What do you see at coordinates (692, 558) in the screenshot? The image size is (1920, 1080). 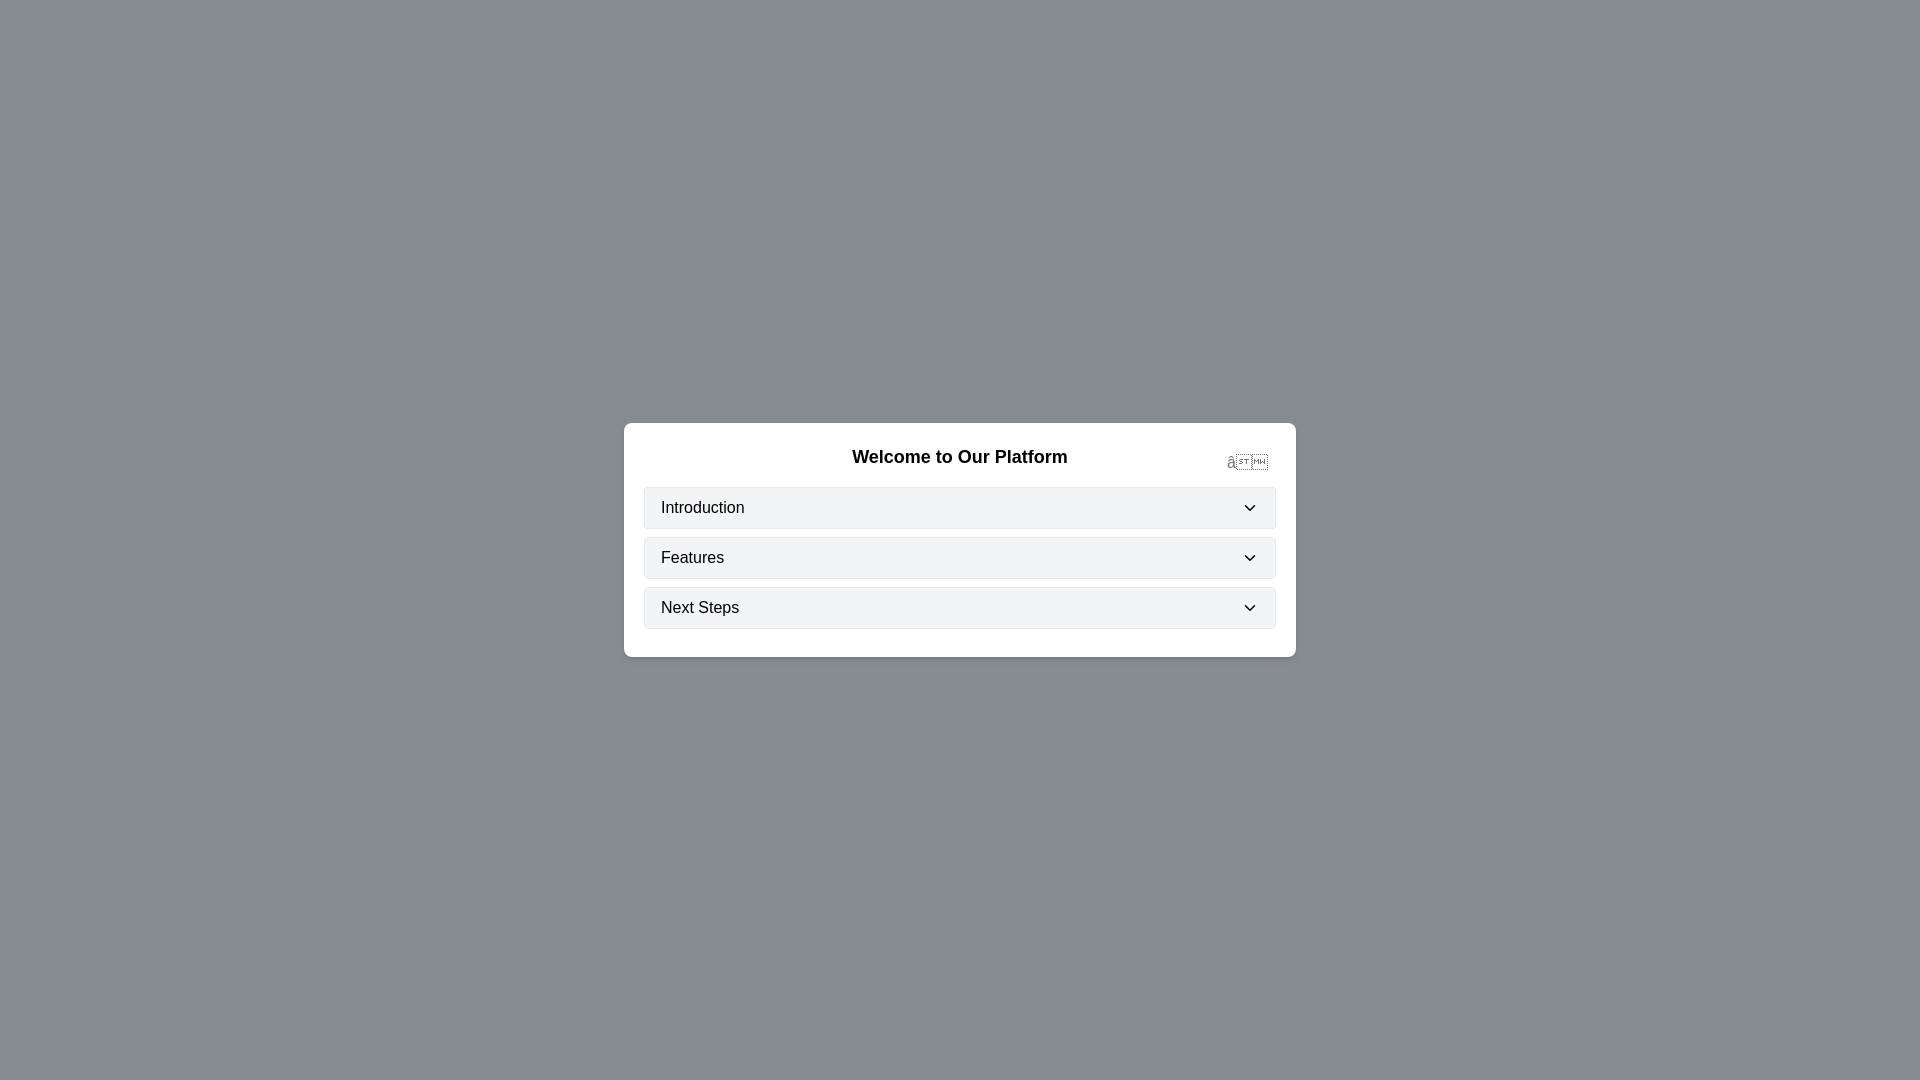 I see `the 'Features' text label, which is styled in a medium-weight font and is located in the second row of a vertical list under the header 'Welcome to Our Platform'` at bounding box center [692, 558].